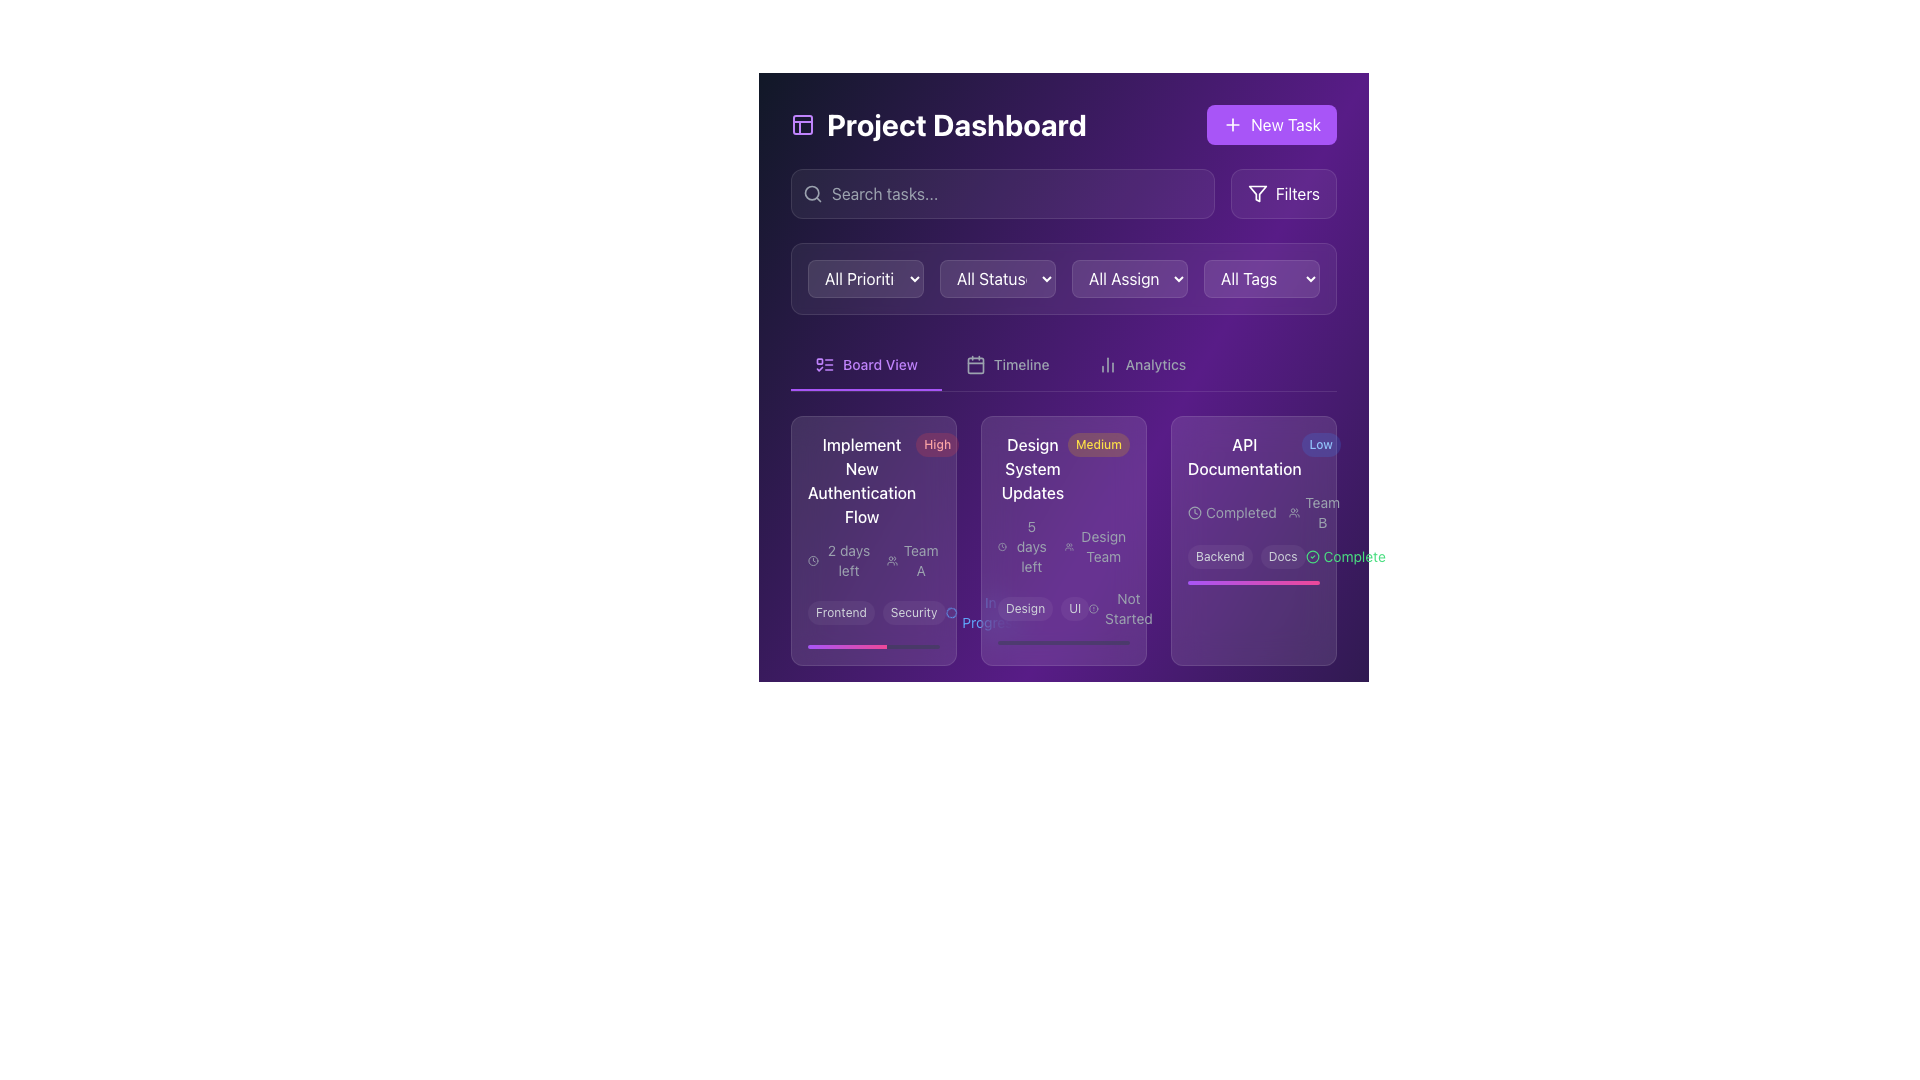 Image resolution: width=1920 pixels, height=1080 pixels. Describe the element at coordinates (841, 560) in the screenshot. I see `the Label with a clock icon and the text '2 days left', located in the bottom-left section of the 'Implement New Authentication Flow' task card, preceding the 'Team A' label` at that location.